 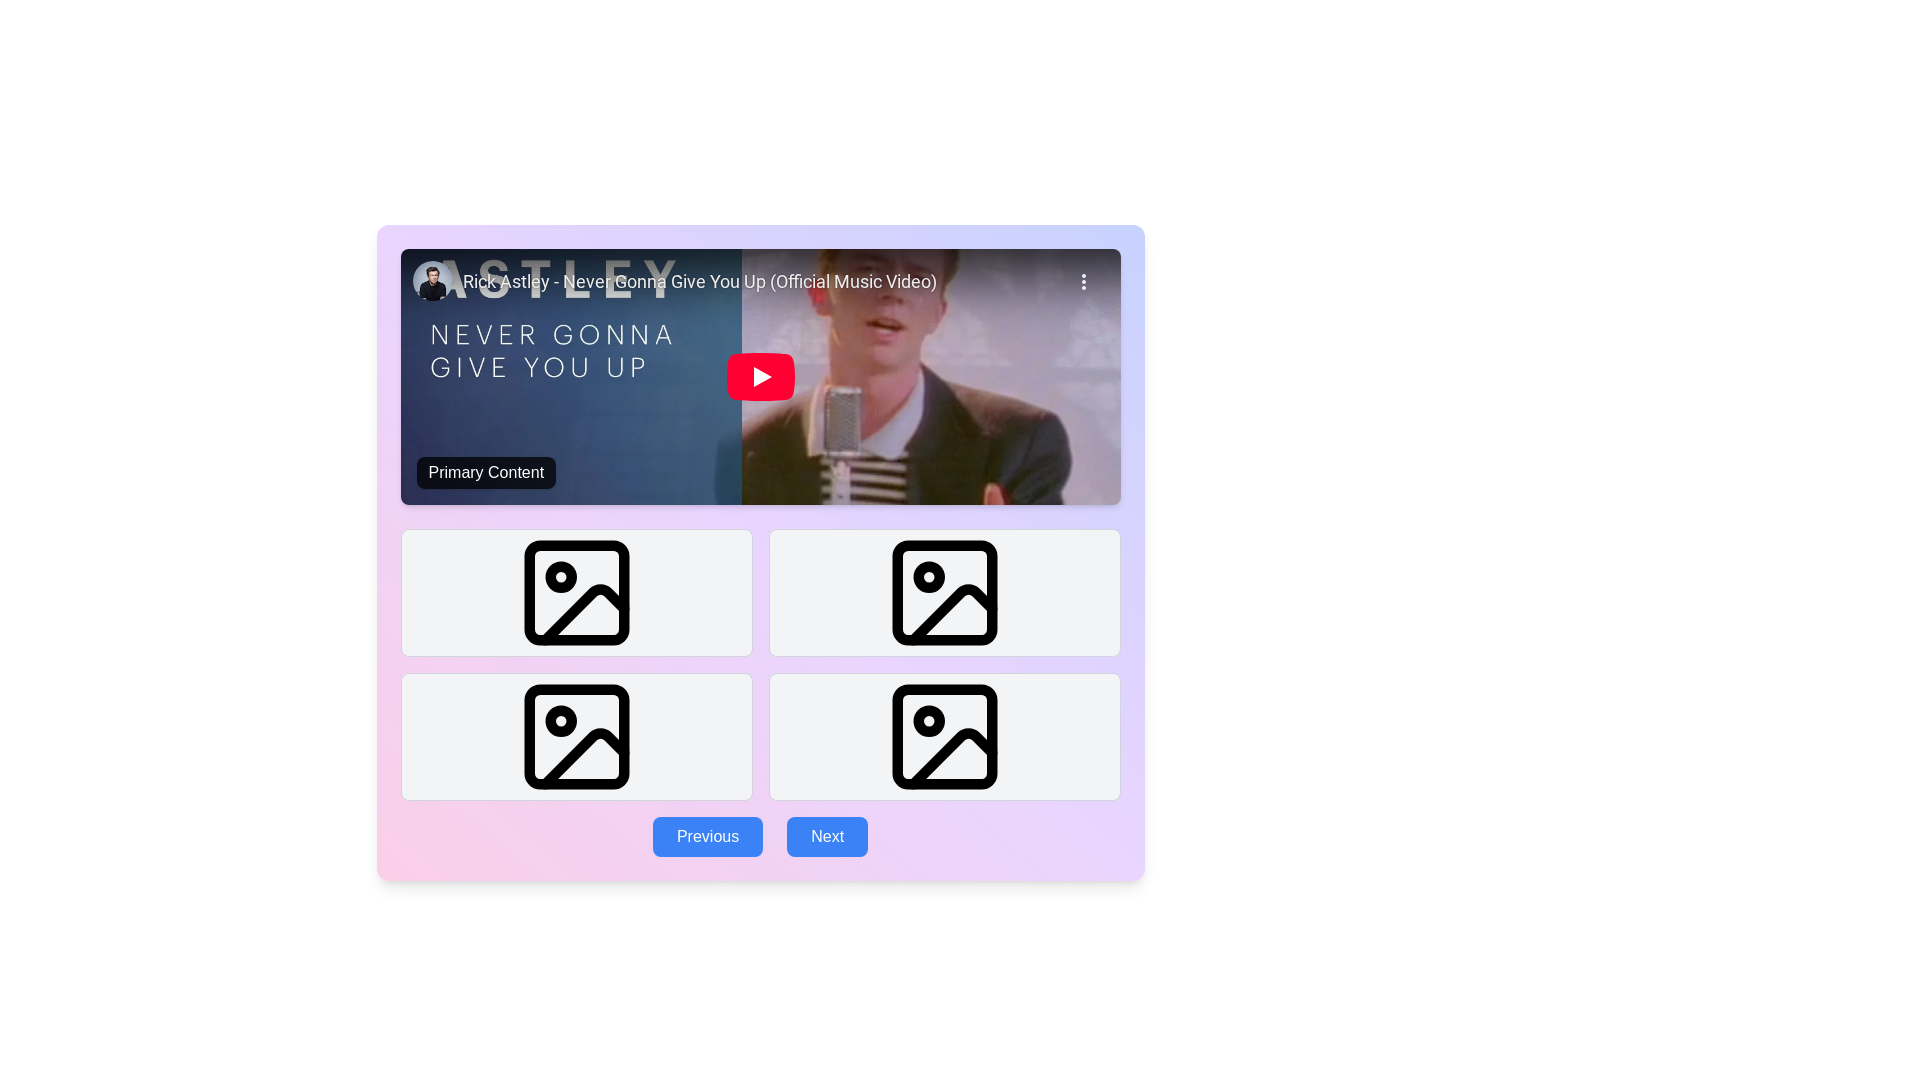 What do you see at coordinates (575, 592) in the screenshot?
I see `the decorative rectangle positioned at the top-left corner of the larger image icon in the top-left quadrant of a 2x2 grid` at bounding box center [575, 592].